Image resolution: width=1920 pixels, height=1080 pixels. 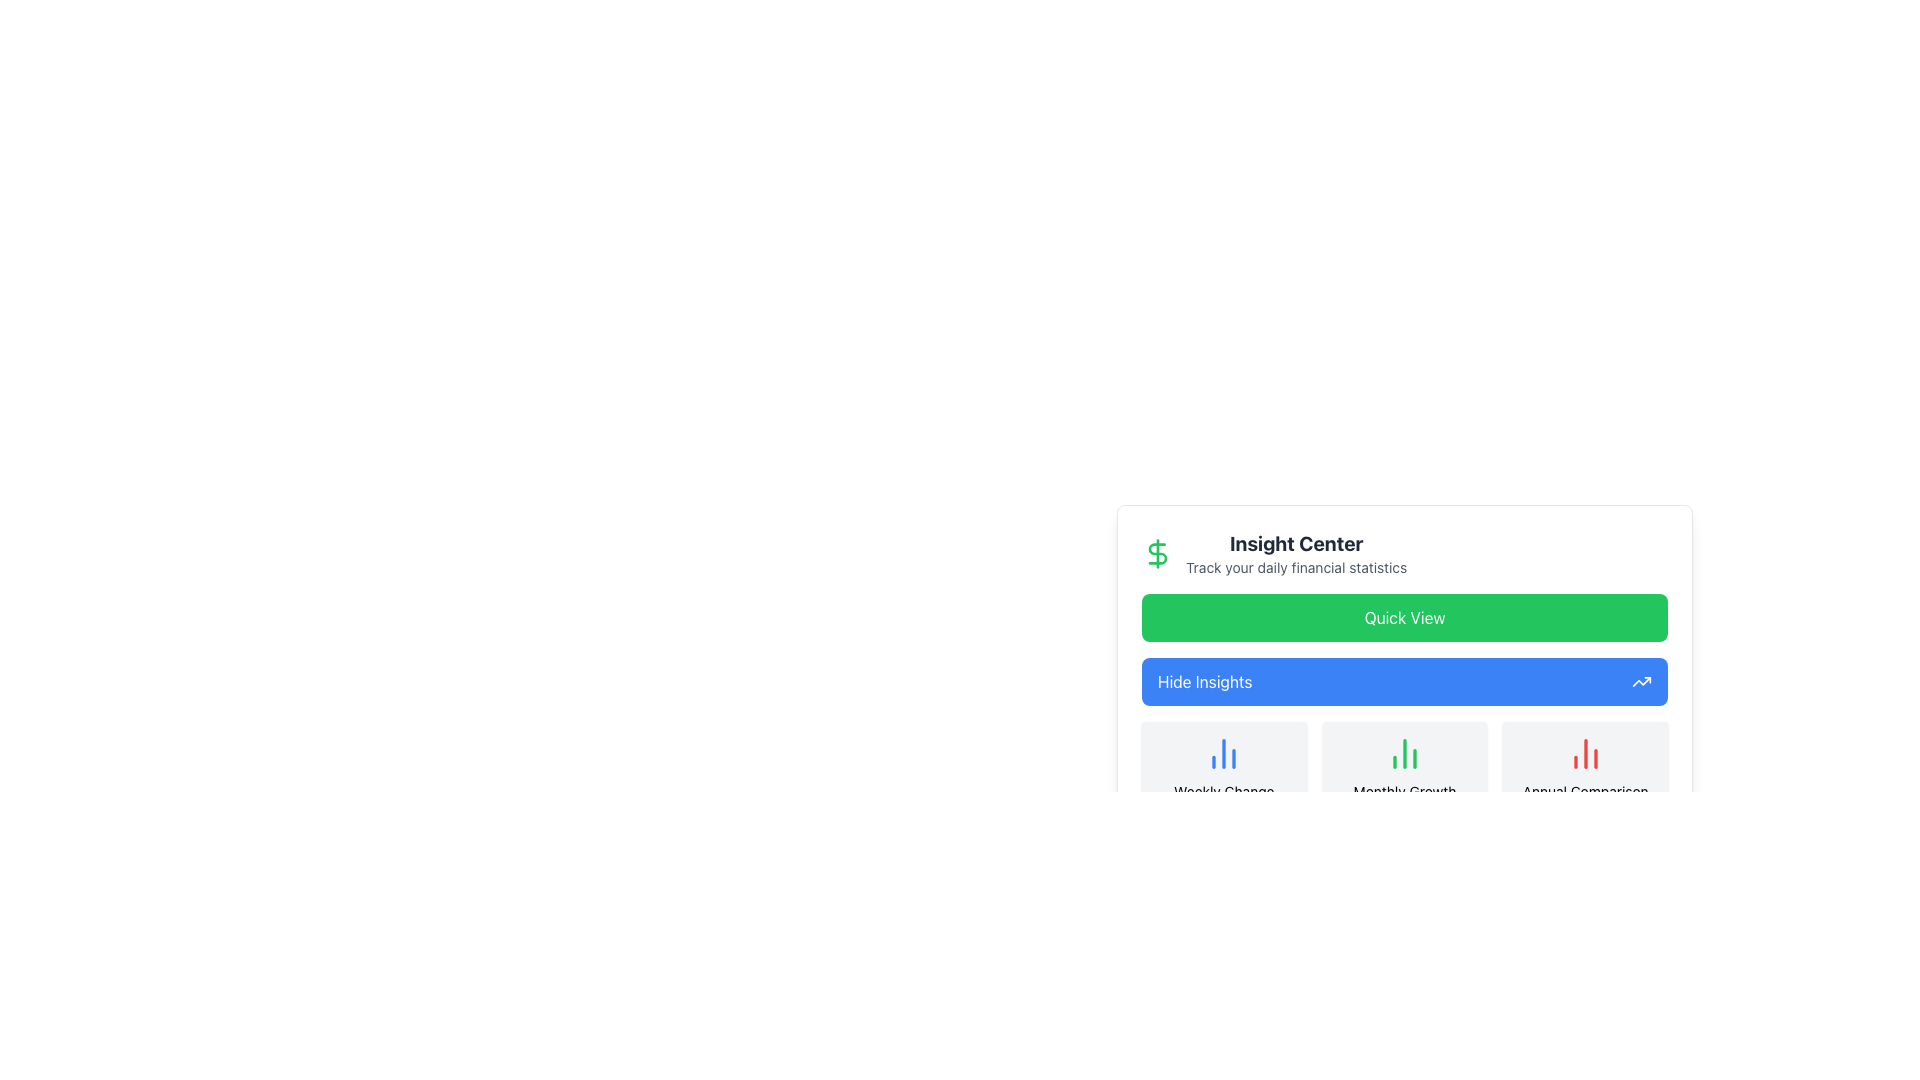 What do you see at coordinates (1404, 686) in the screenshot?
I see `the button located directly below the 'Quick View' button to hide the insights section` at bounding box center [1404, 686].